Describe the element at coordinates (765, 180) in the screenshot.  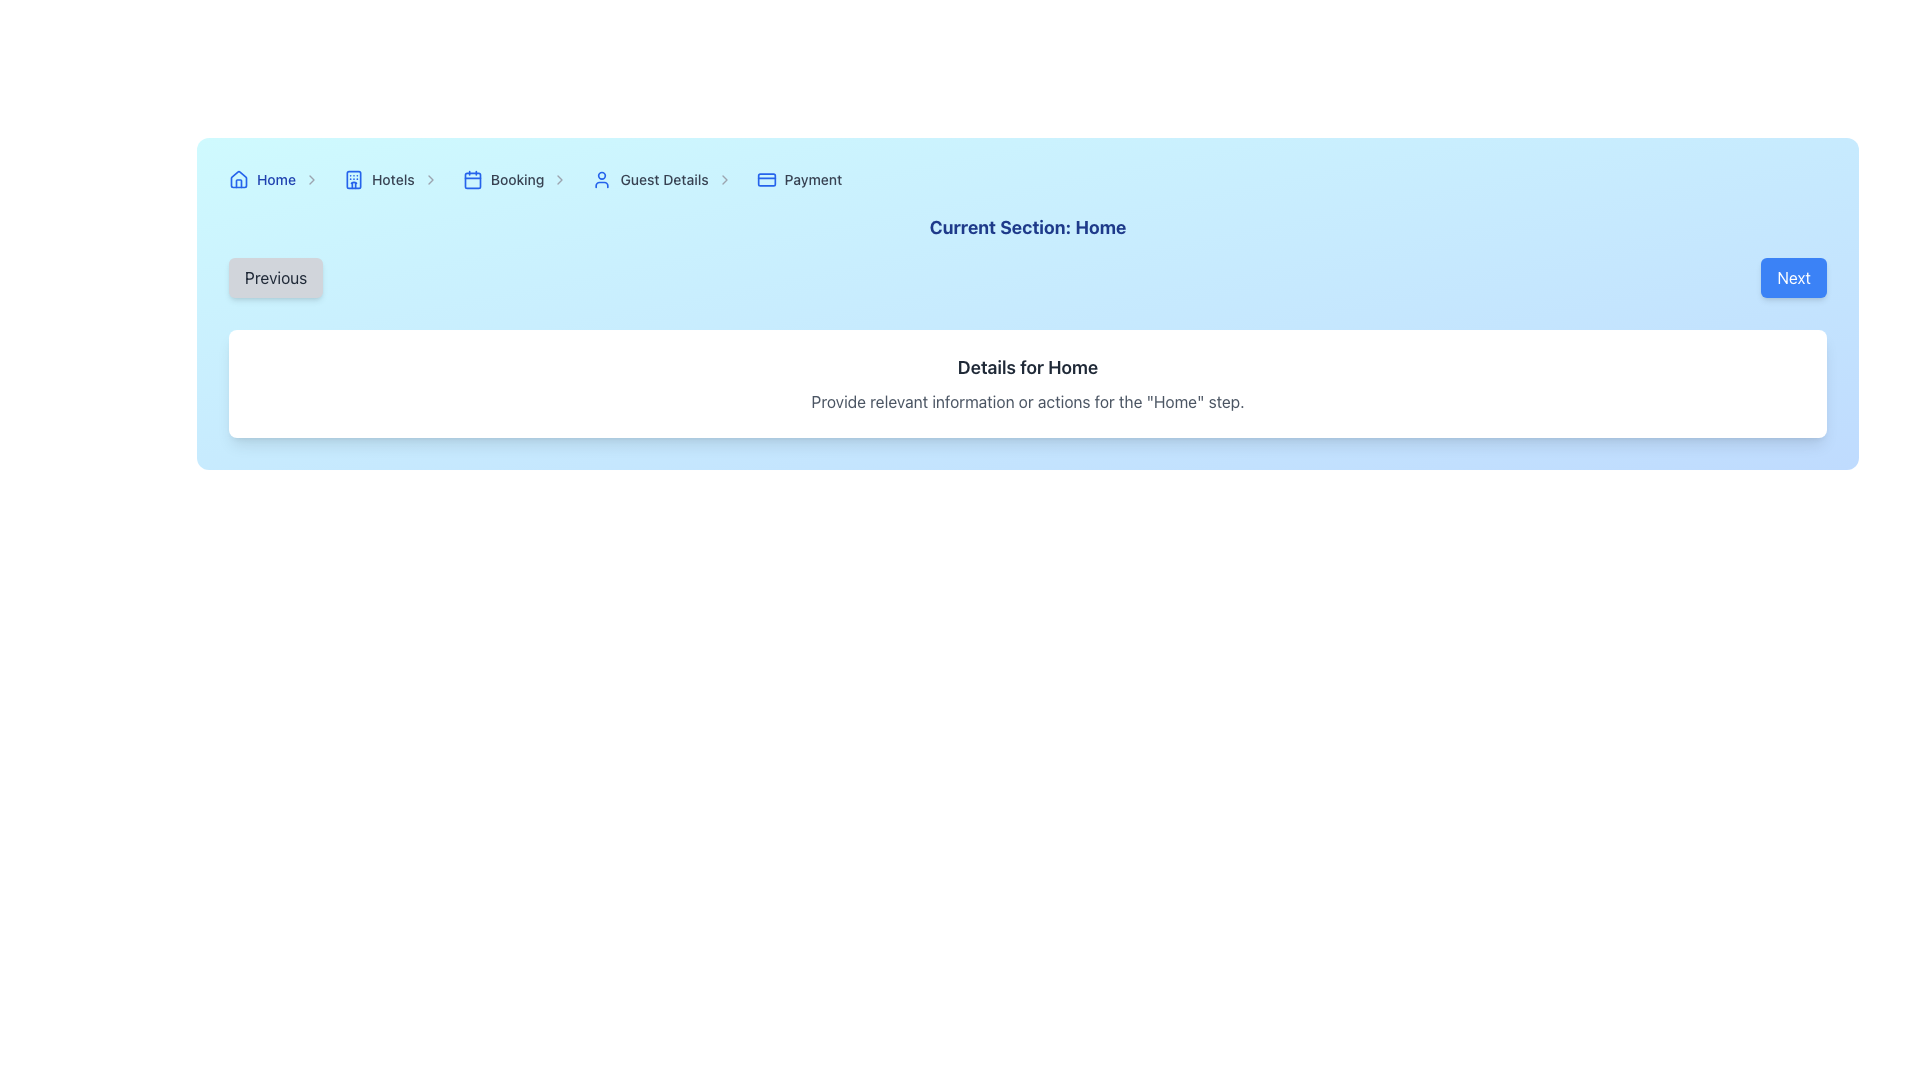
I see `credit card icon with blue styling located next to the 'Payment' text in the breadcrumb navigation bar` at that location.